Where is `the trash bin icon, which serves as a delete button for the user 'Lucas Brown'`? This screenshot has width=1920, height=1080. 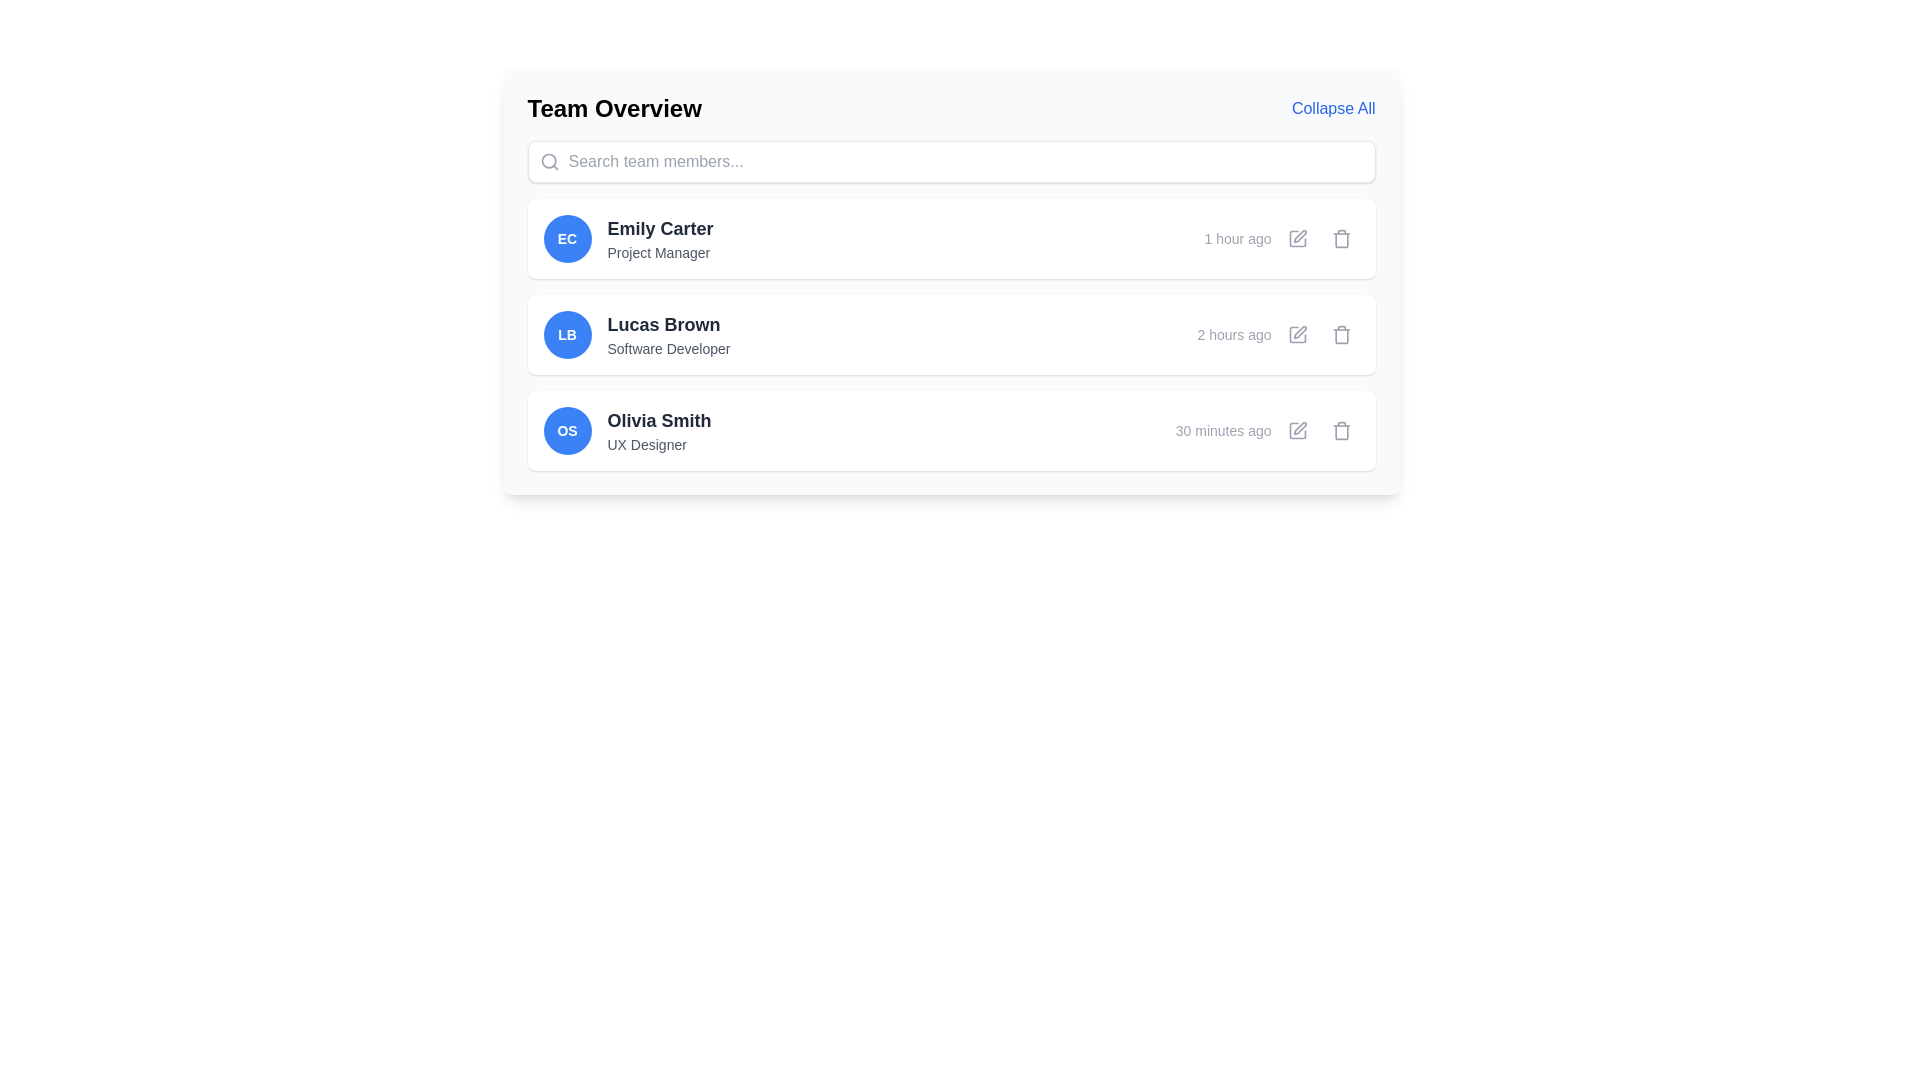 the trash bin icon, which serves as a delete button for the user 'Lucas Brown' is located at coordinates (1341, 334).